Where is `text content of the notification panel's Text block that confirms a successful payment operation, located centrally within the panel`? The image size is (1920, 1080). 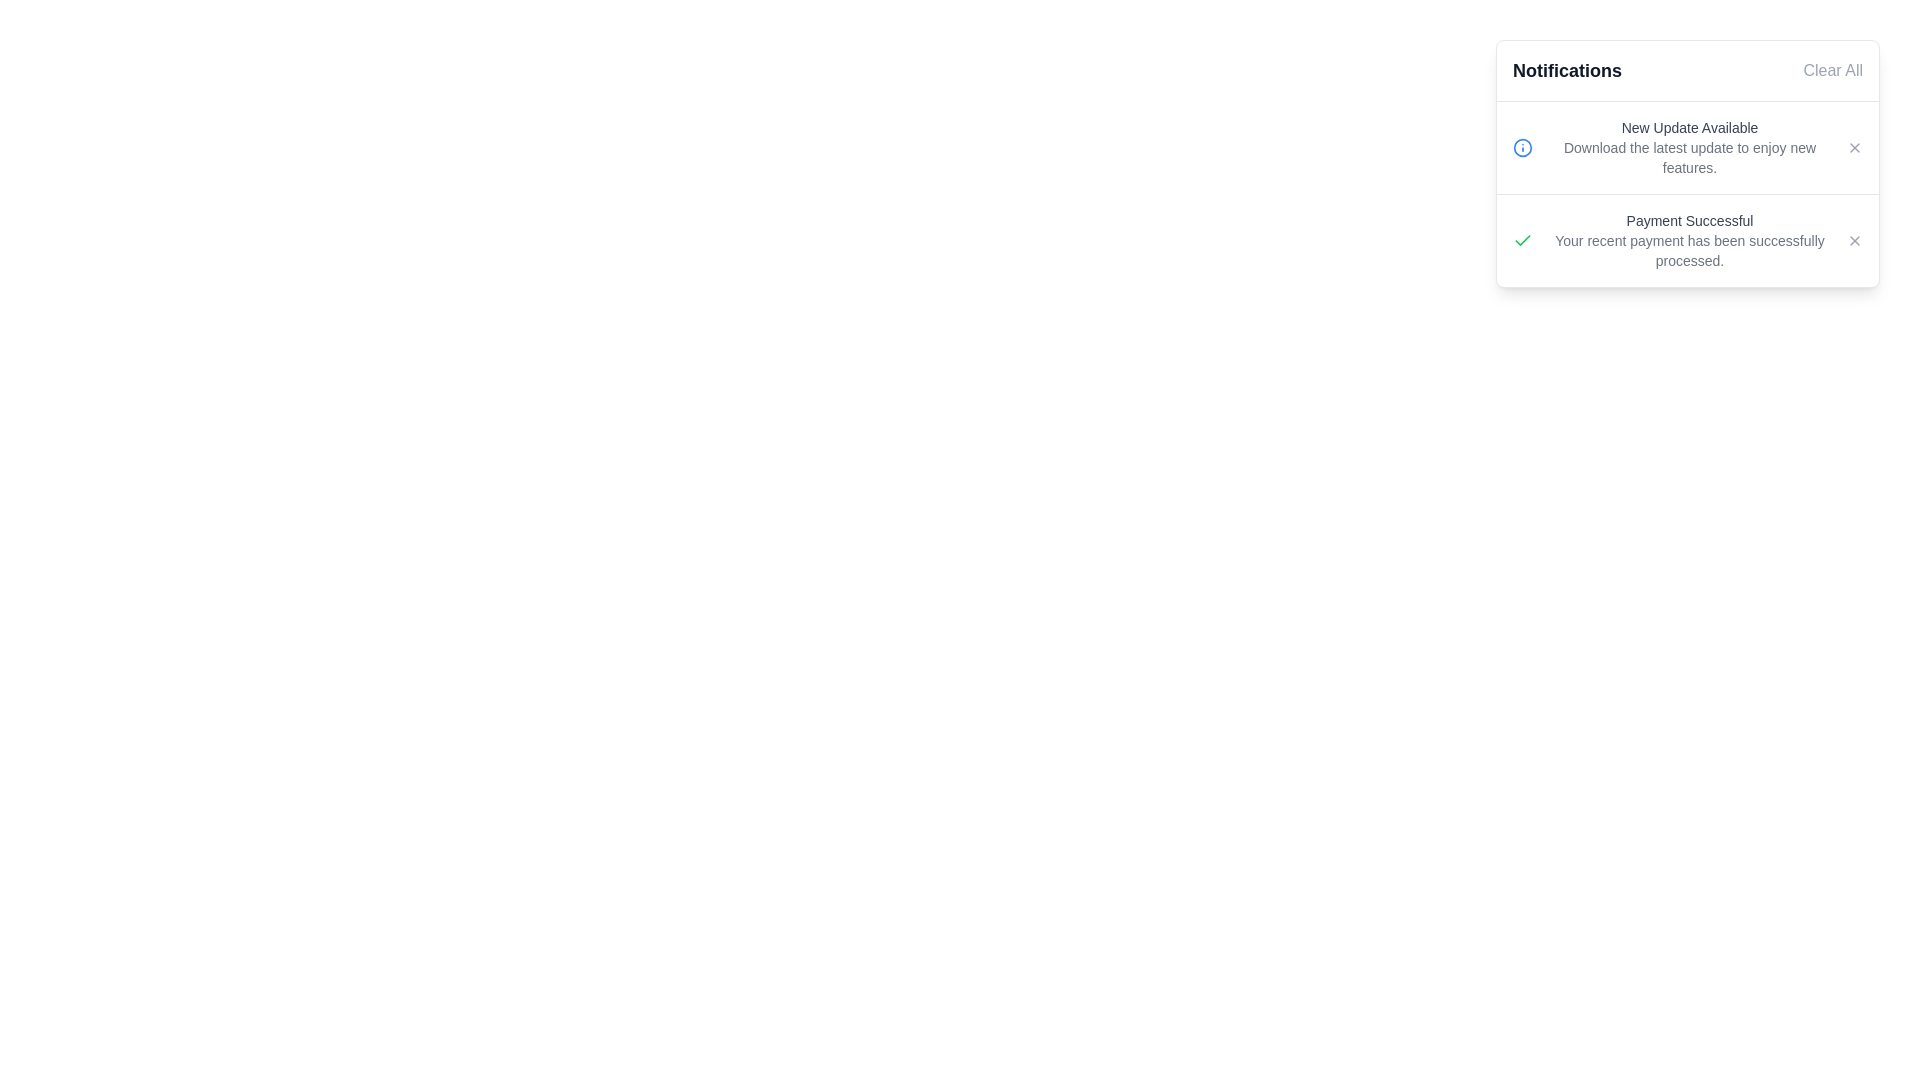
text content of the notification panel's Text block that confirms a successful payment operation, located centrally within the panel is located at coordinates (1688, 239).